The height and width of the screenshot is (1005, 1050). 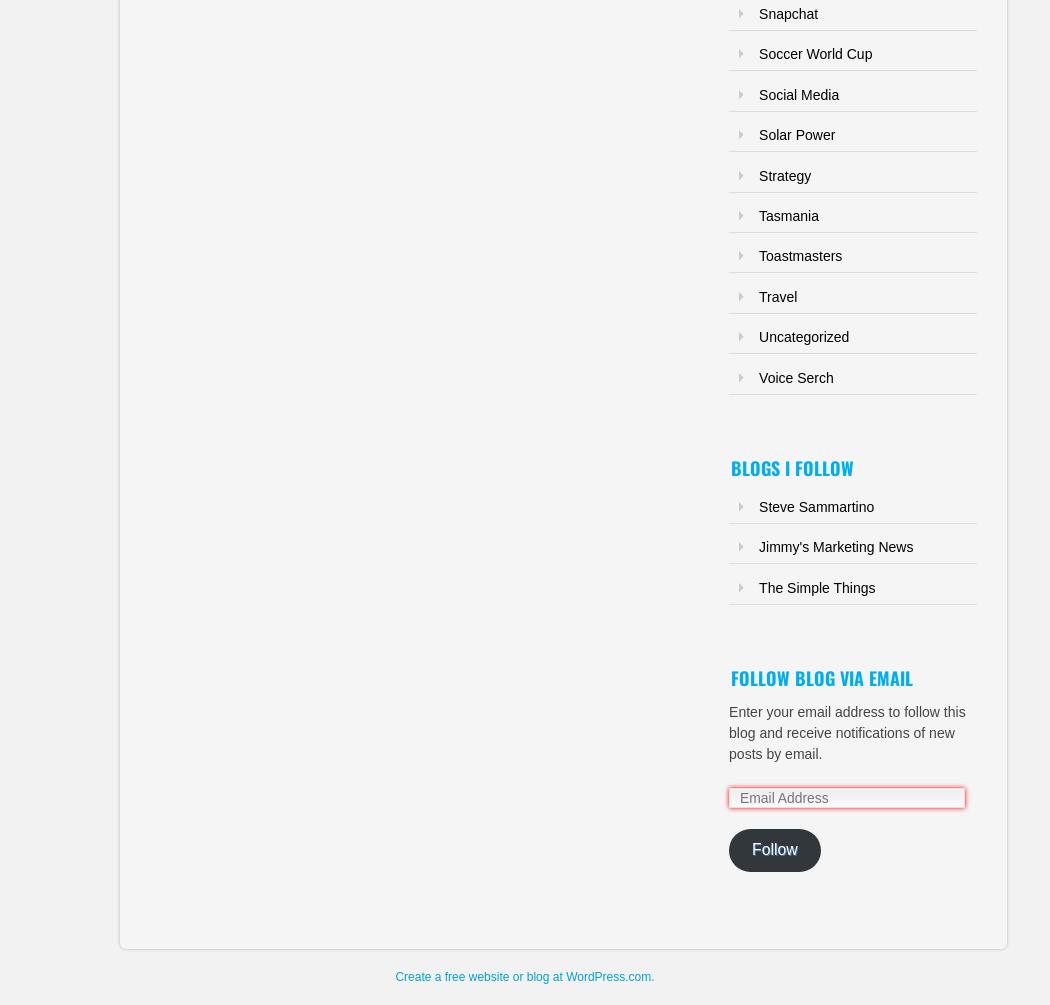 What do you see at coordinates (730, 677) in the screenshot?
I see `'Follow Blog via Email'` at bounding box center [730, 677].